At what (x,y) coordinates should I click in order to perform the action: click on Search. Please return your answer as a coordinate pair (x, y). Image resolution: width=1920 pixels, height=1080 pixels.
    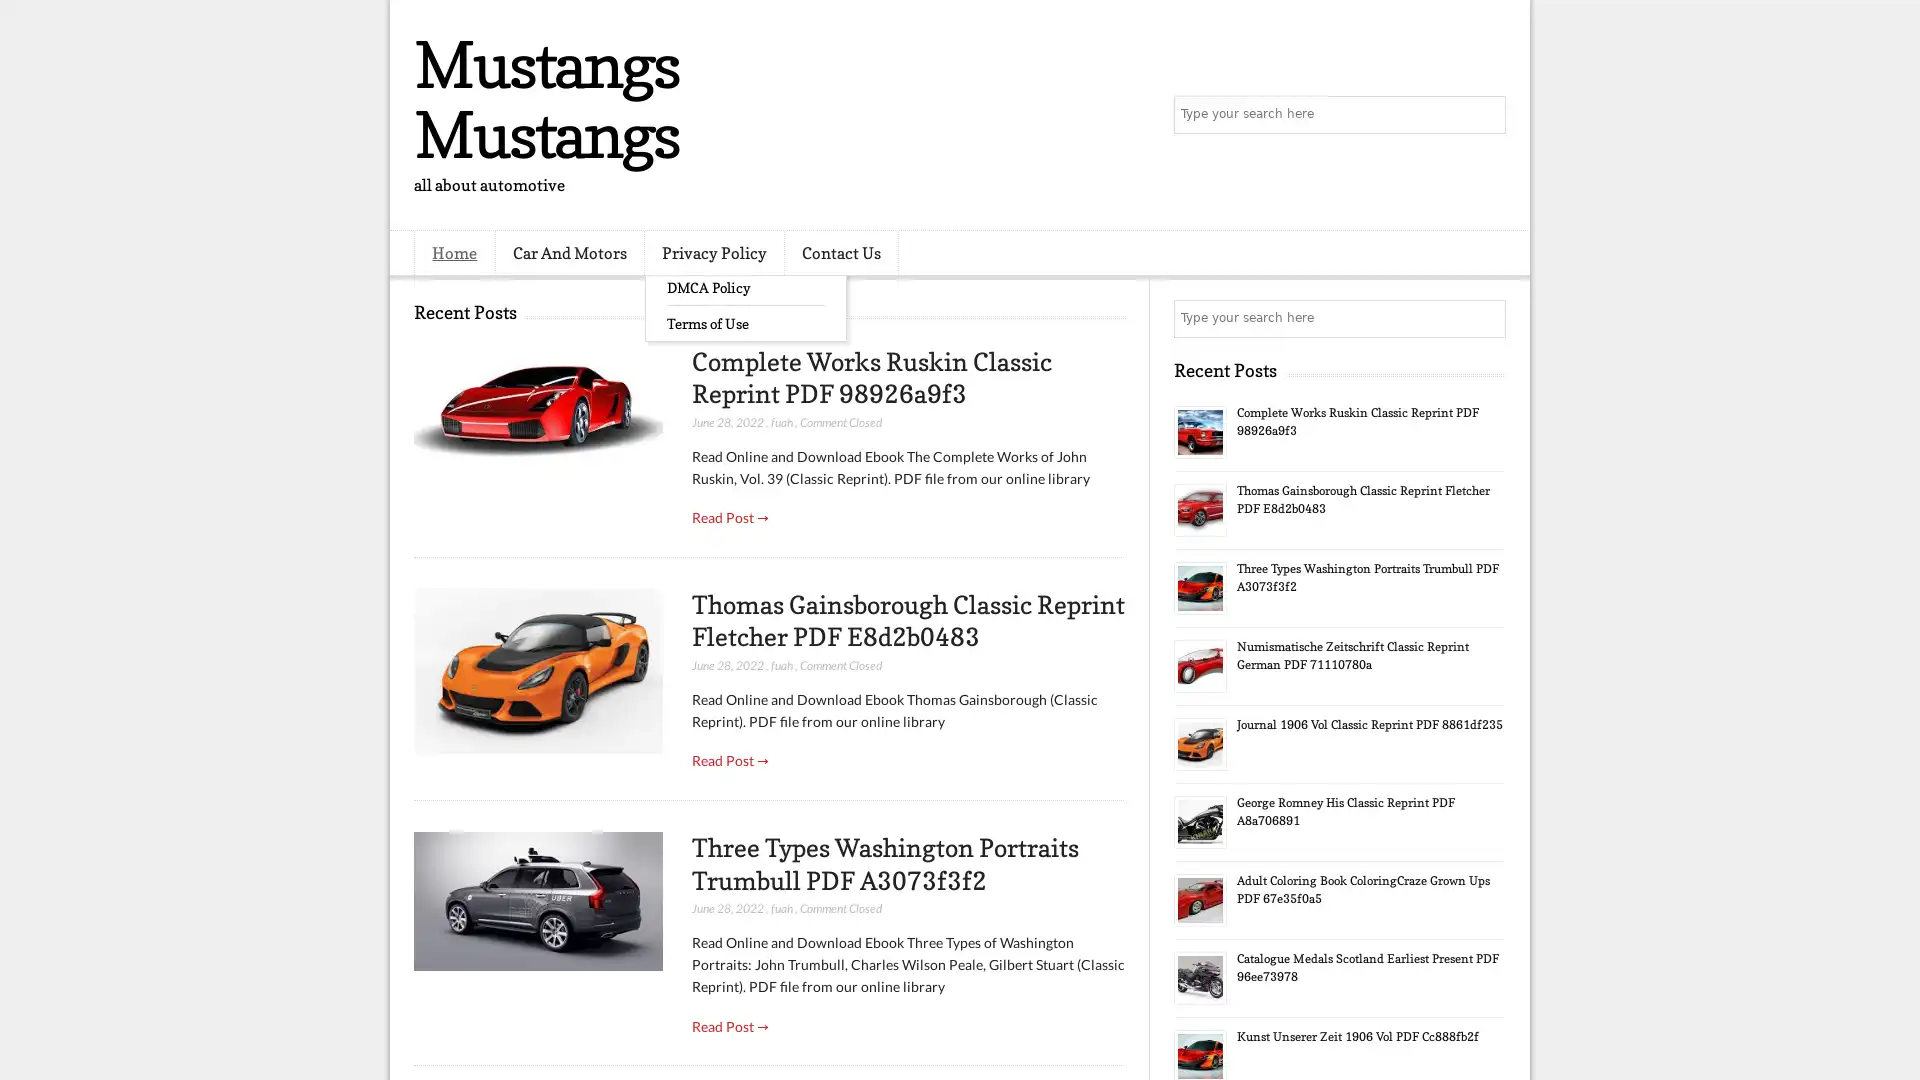
    Looking at the image, I should click on (1485, 115).